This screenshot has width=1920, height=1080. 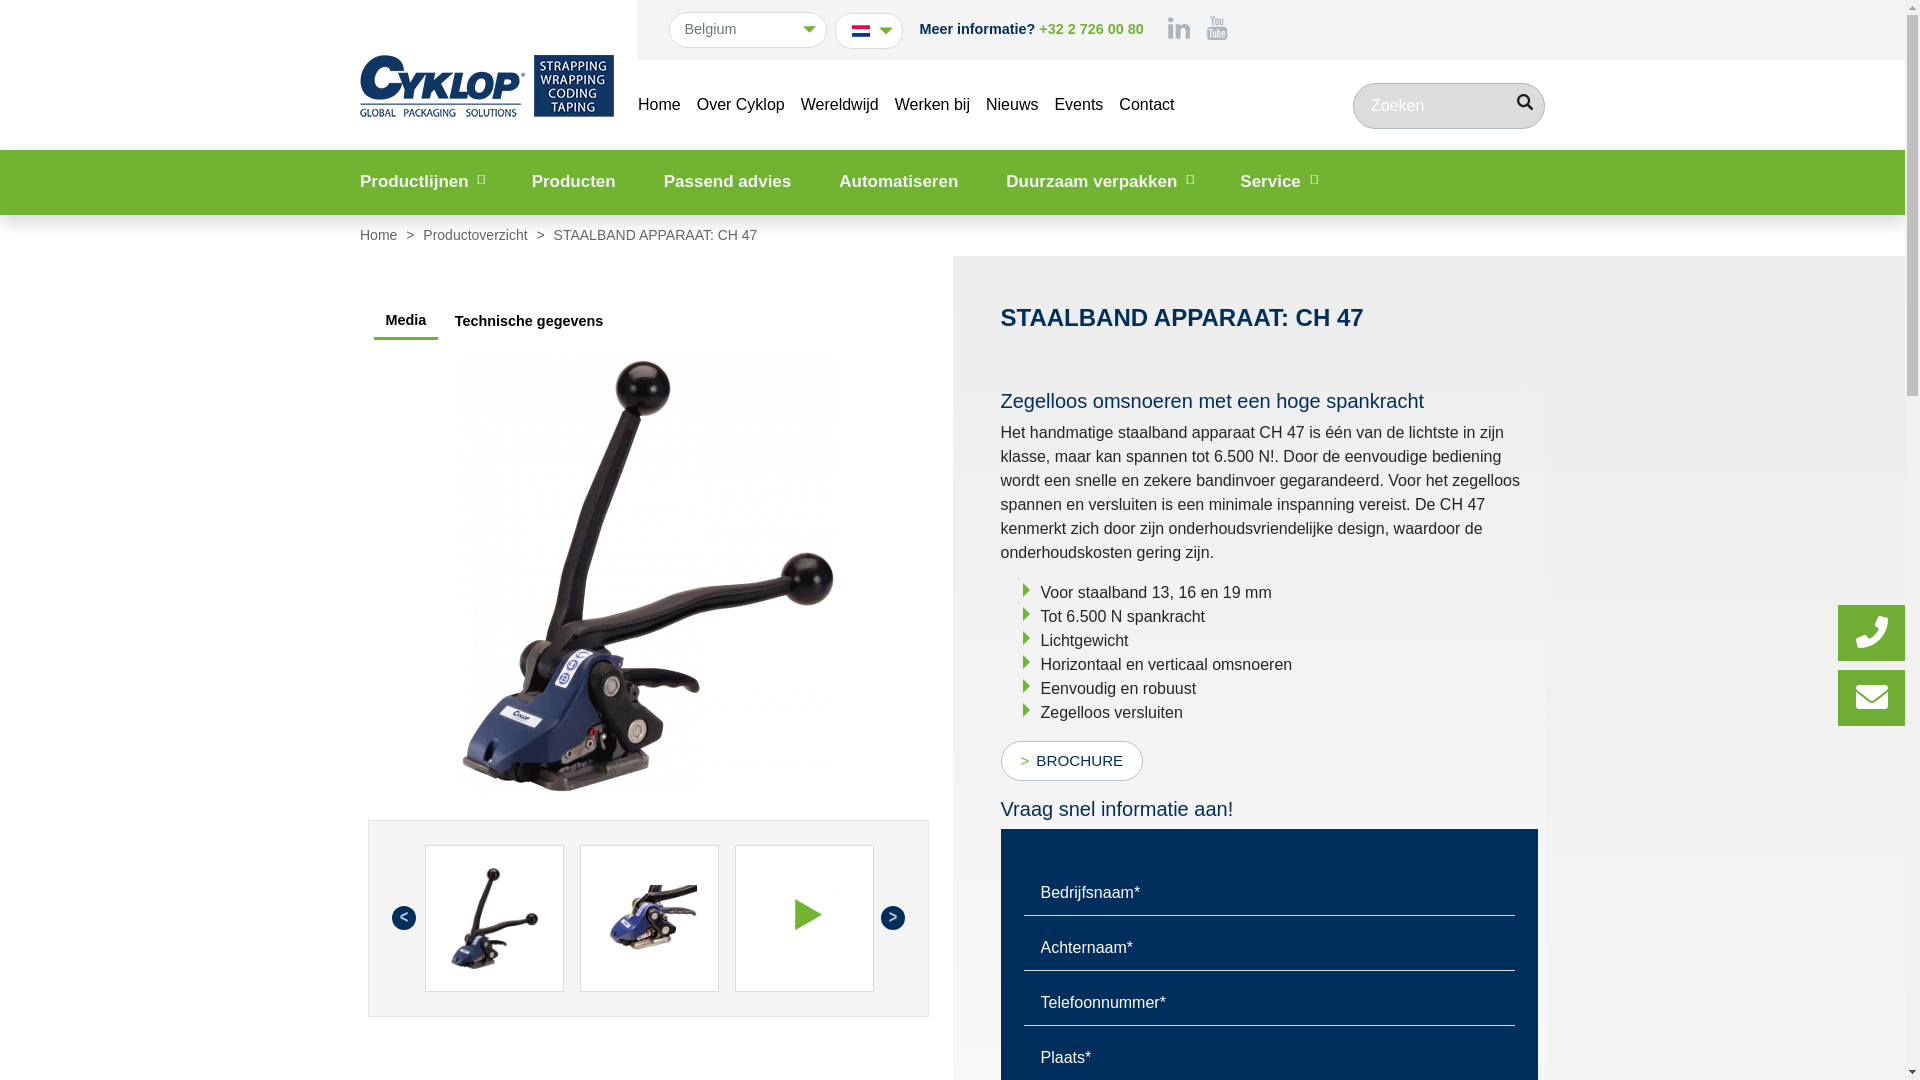 What do you see at coordinates (649, 918) in the screenshot?
I see `'STAALBAND APPARAAT: CH 47'` at bounding box center [649, 918].